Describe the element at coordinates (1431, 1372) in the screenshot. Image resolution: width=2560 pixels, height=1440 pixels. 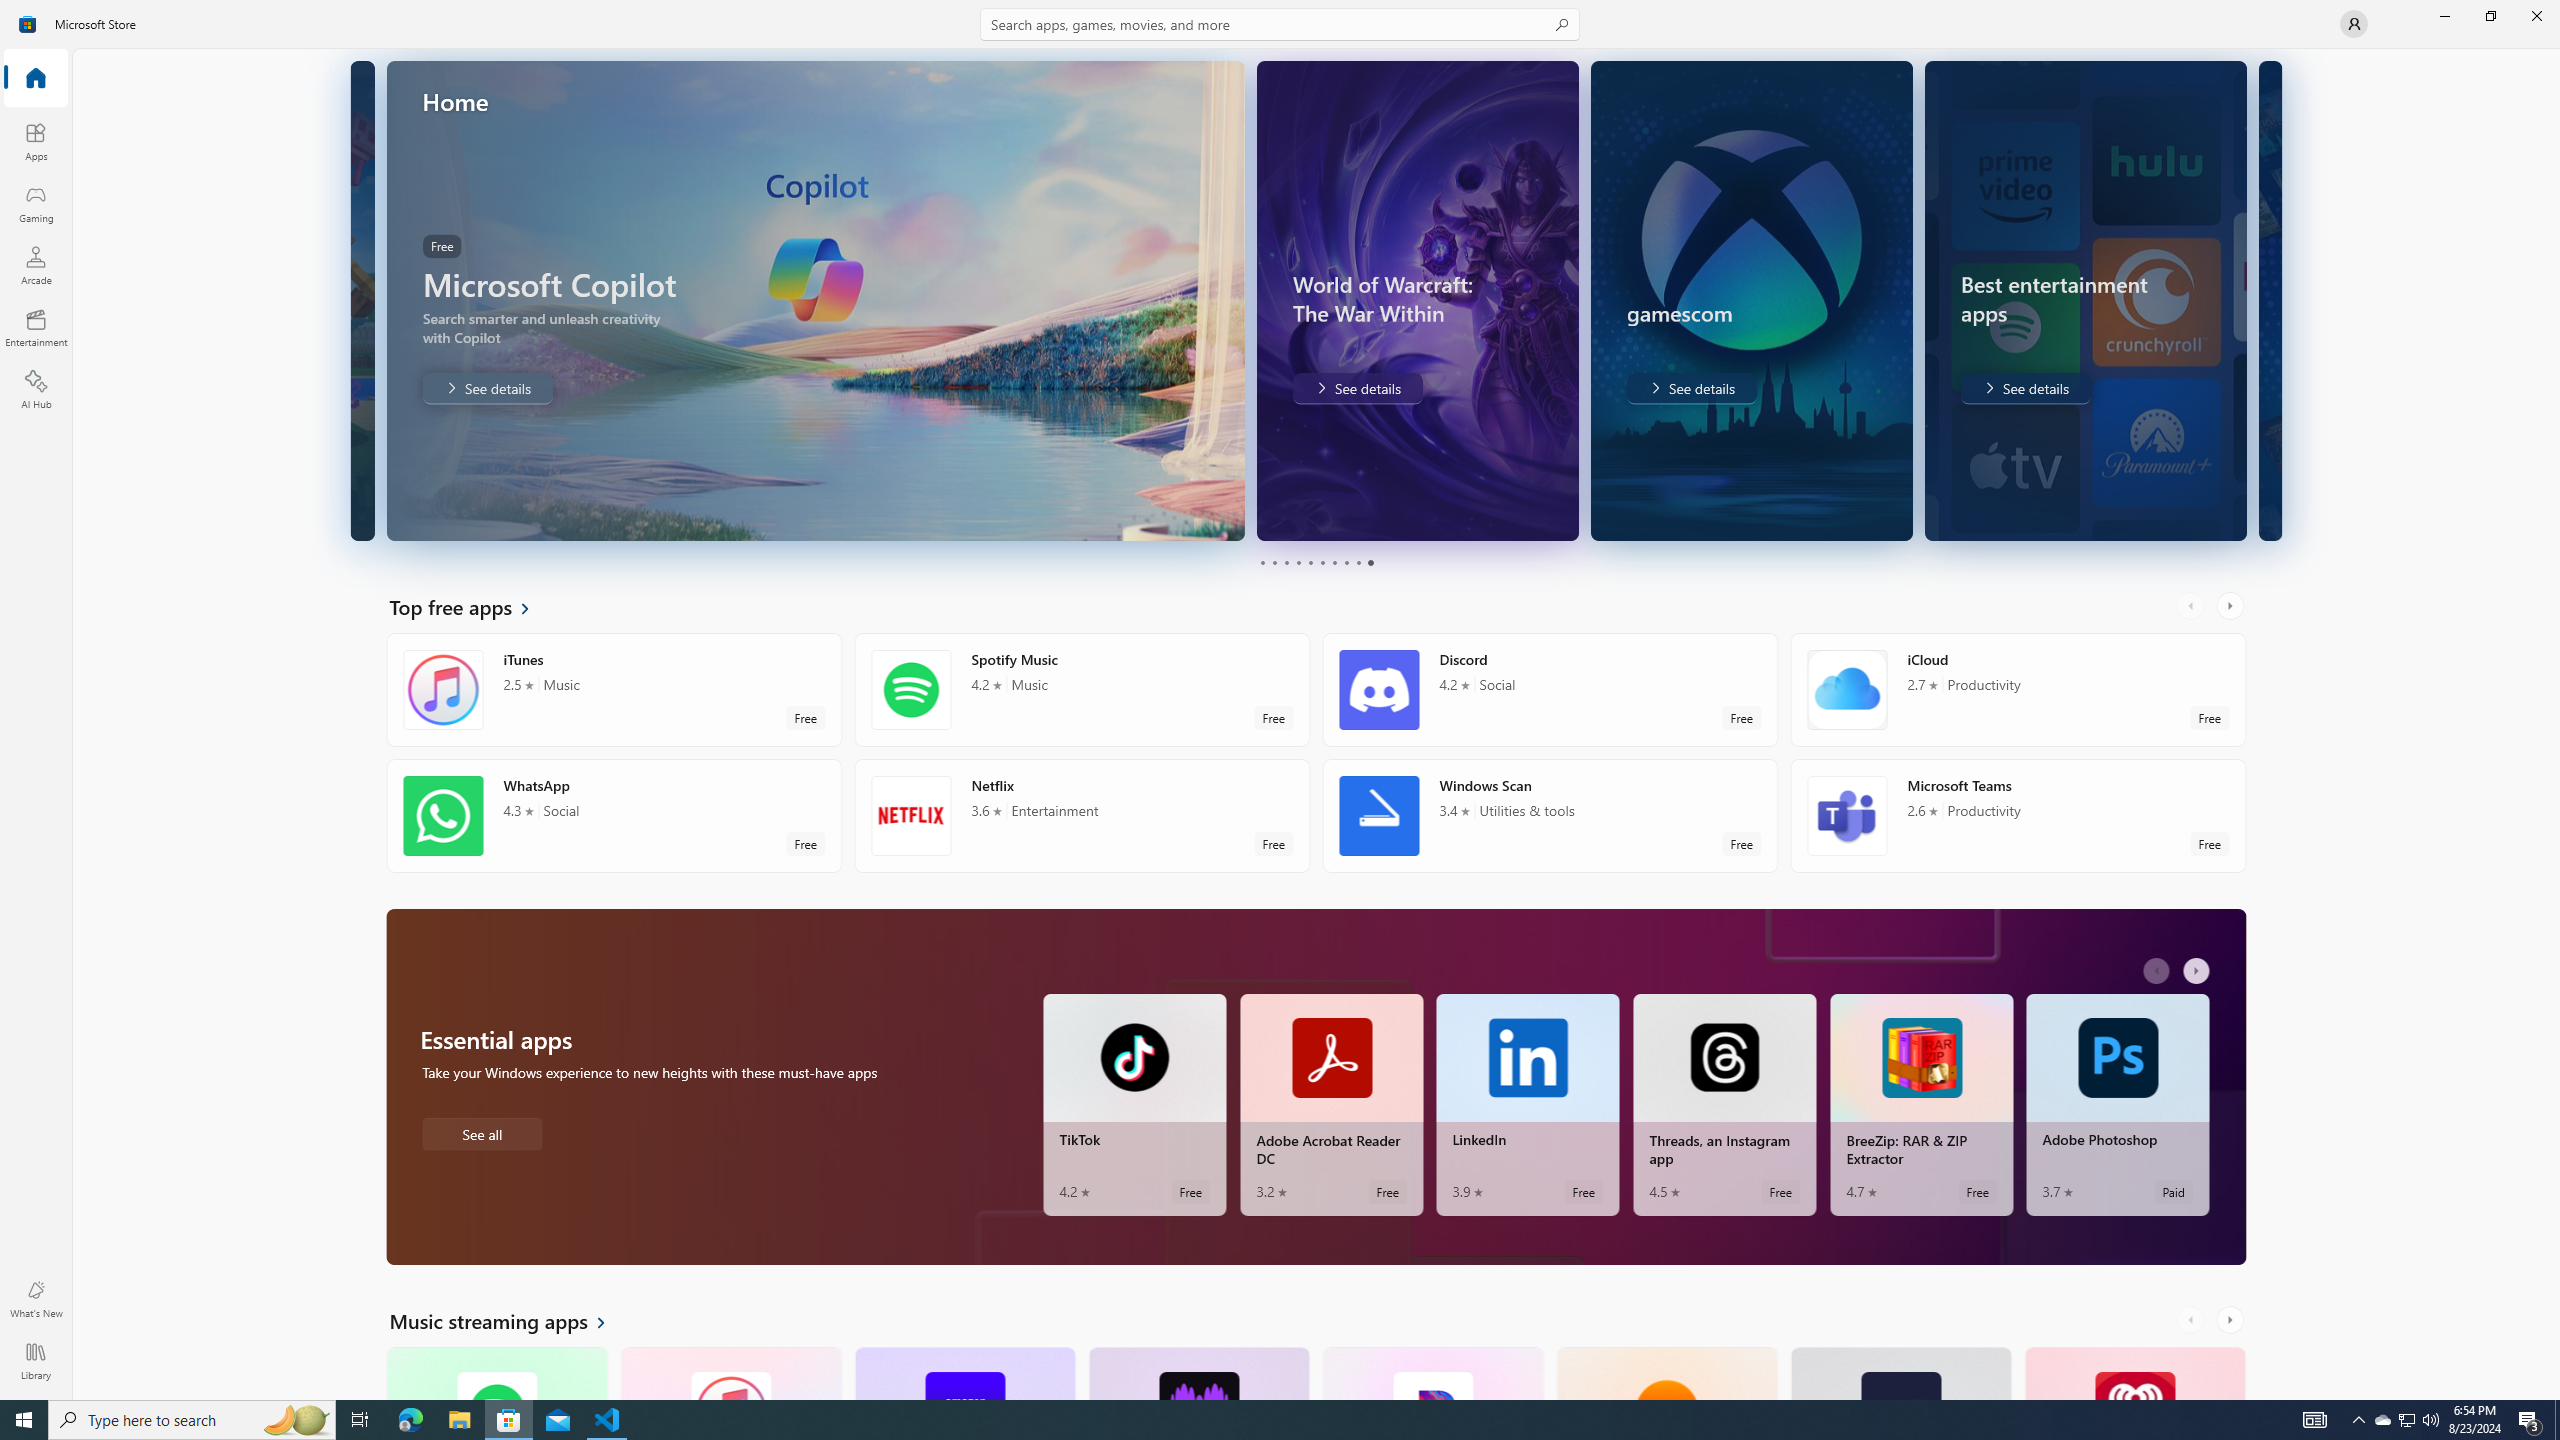
I see `'Pandora. Average rating of 4.5 out of five stars. Free  '` at that location.